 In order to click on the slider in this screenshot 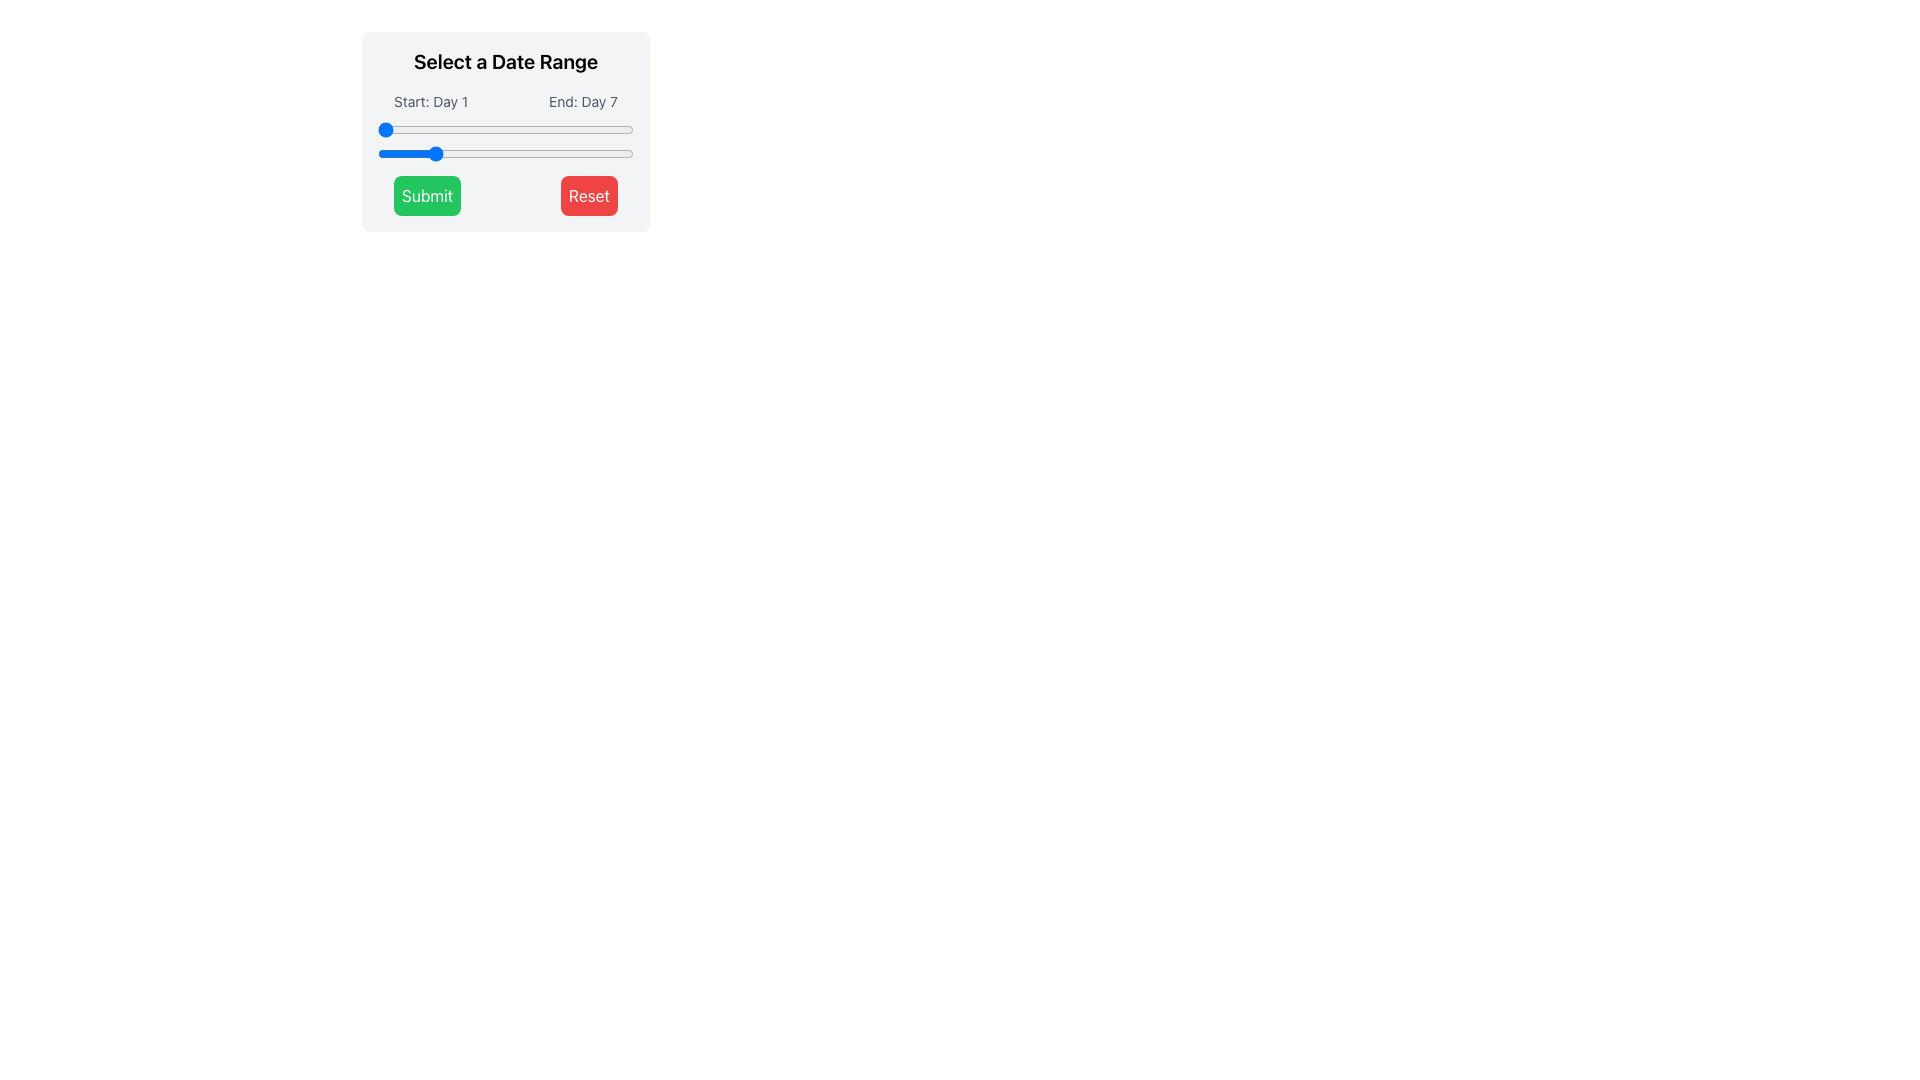, I will do `click(579, 130)`.